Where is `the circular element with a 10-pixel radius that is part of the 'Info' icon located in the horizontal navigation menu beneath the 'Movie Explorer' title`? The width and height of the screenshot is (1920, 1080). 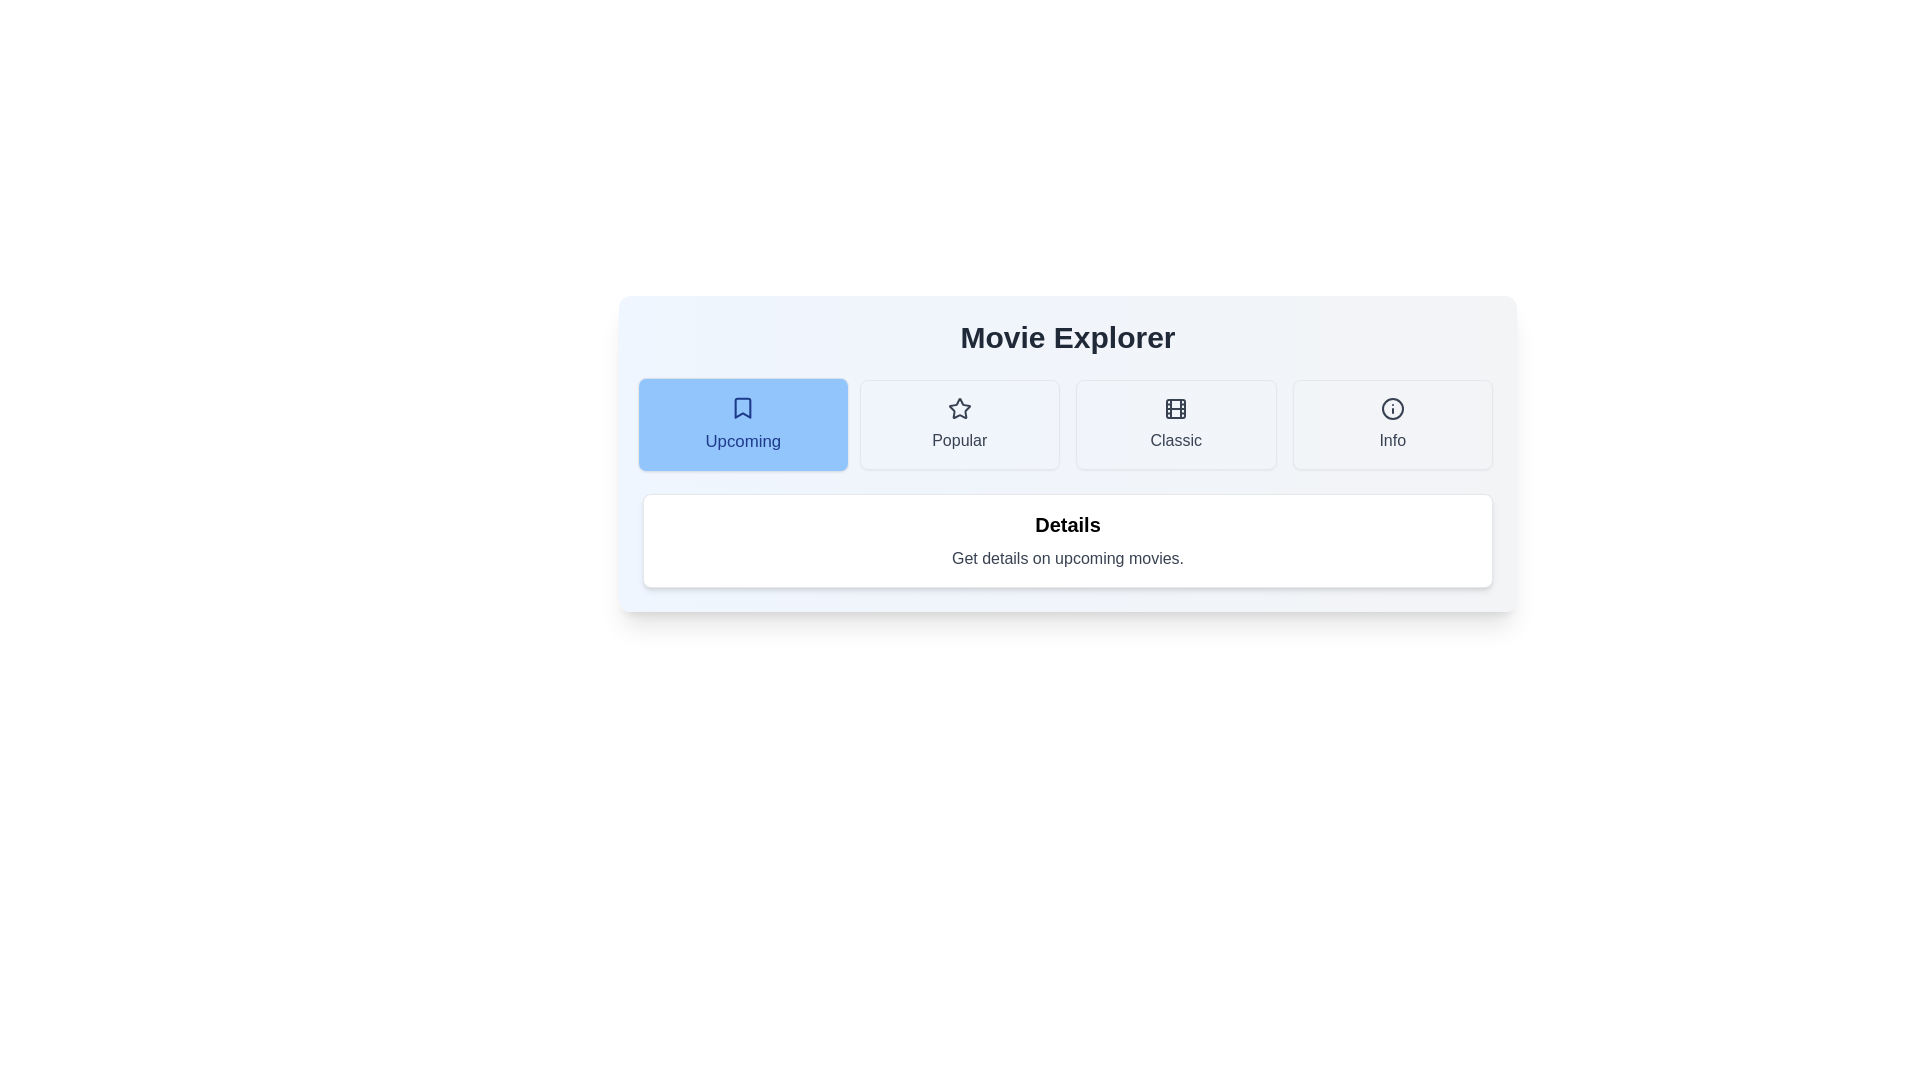
the circular element with a 10-pixel radius that is part of the 'Info' icon located in the horizontal navigation menu beneath the 'Movie Explorer' title is located at coordinates (1391, 407).